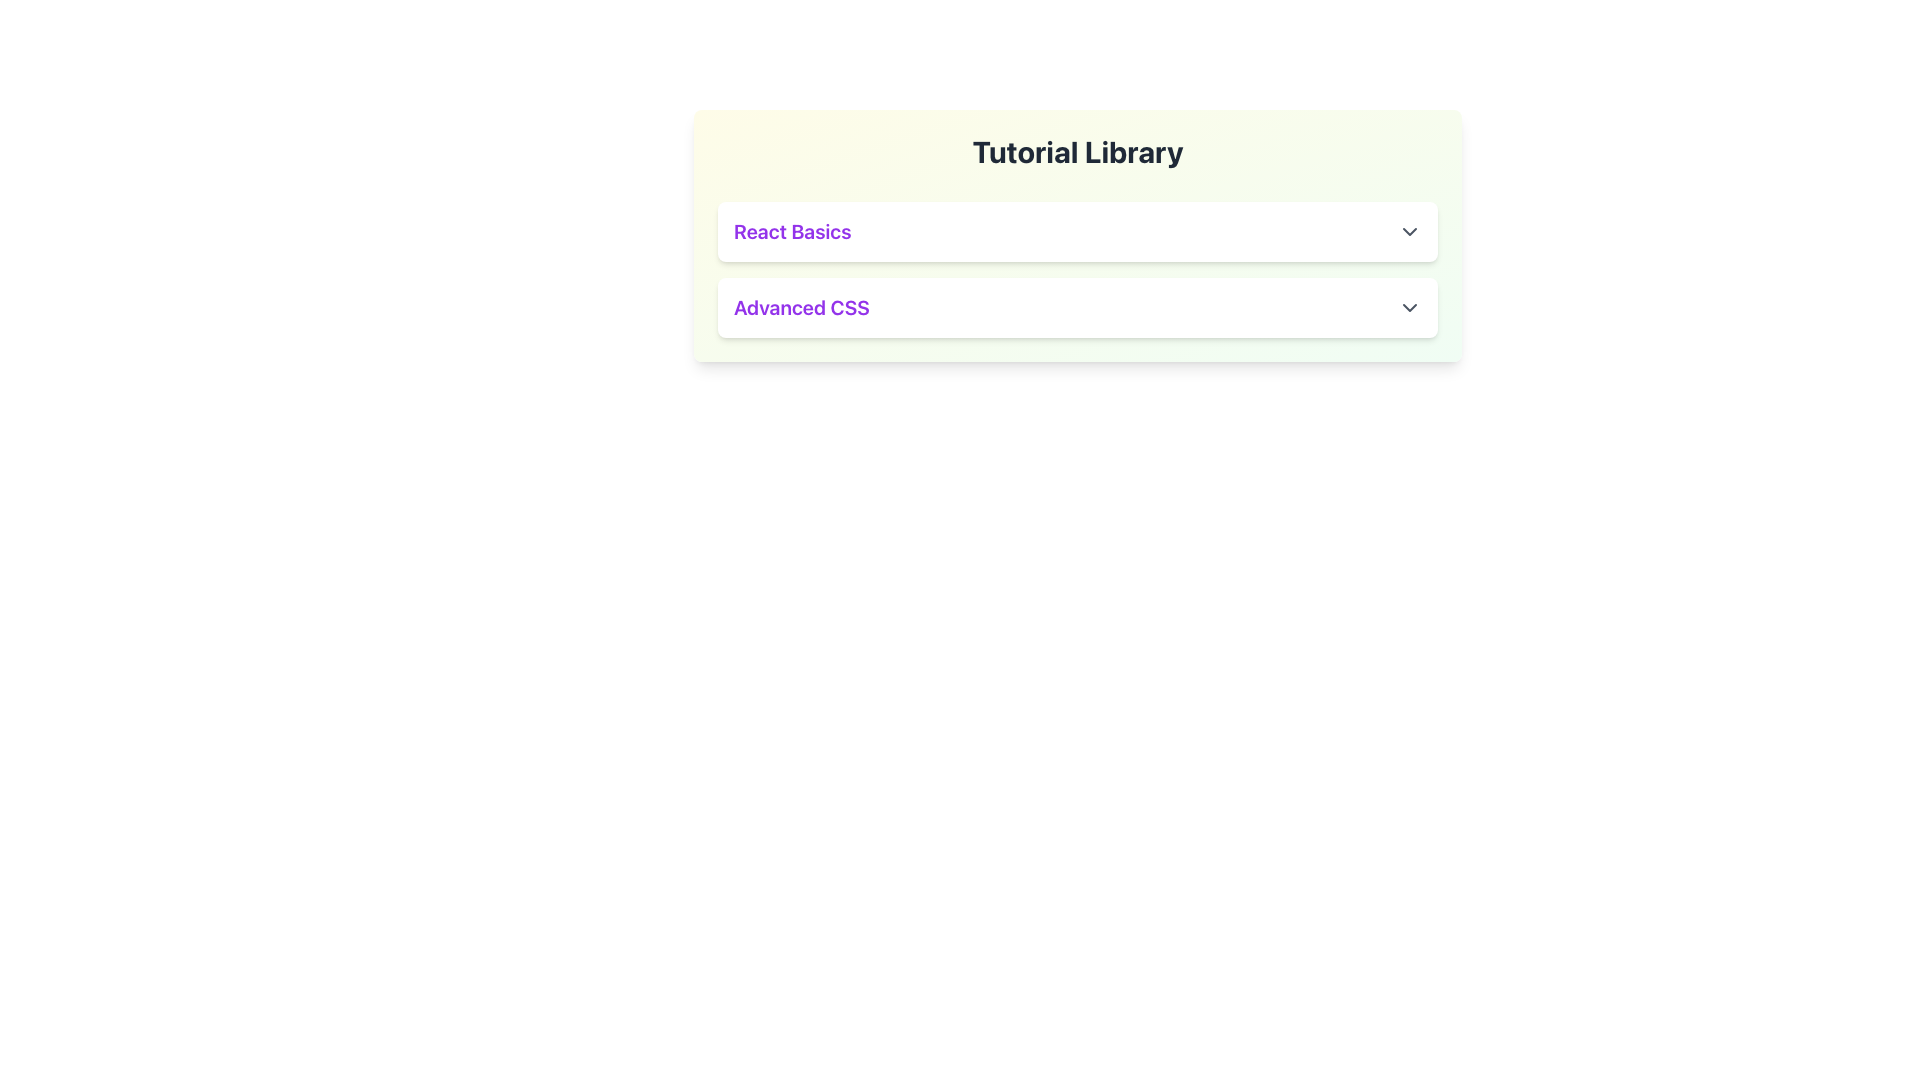 Image resolution: width=1920 pixels, height=1080 pixels. I want to click on text label that serves as the title or heading for the content, located at the top of the rounded card with a yellow-to-green gradient background, so click(1077, 150).